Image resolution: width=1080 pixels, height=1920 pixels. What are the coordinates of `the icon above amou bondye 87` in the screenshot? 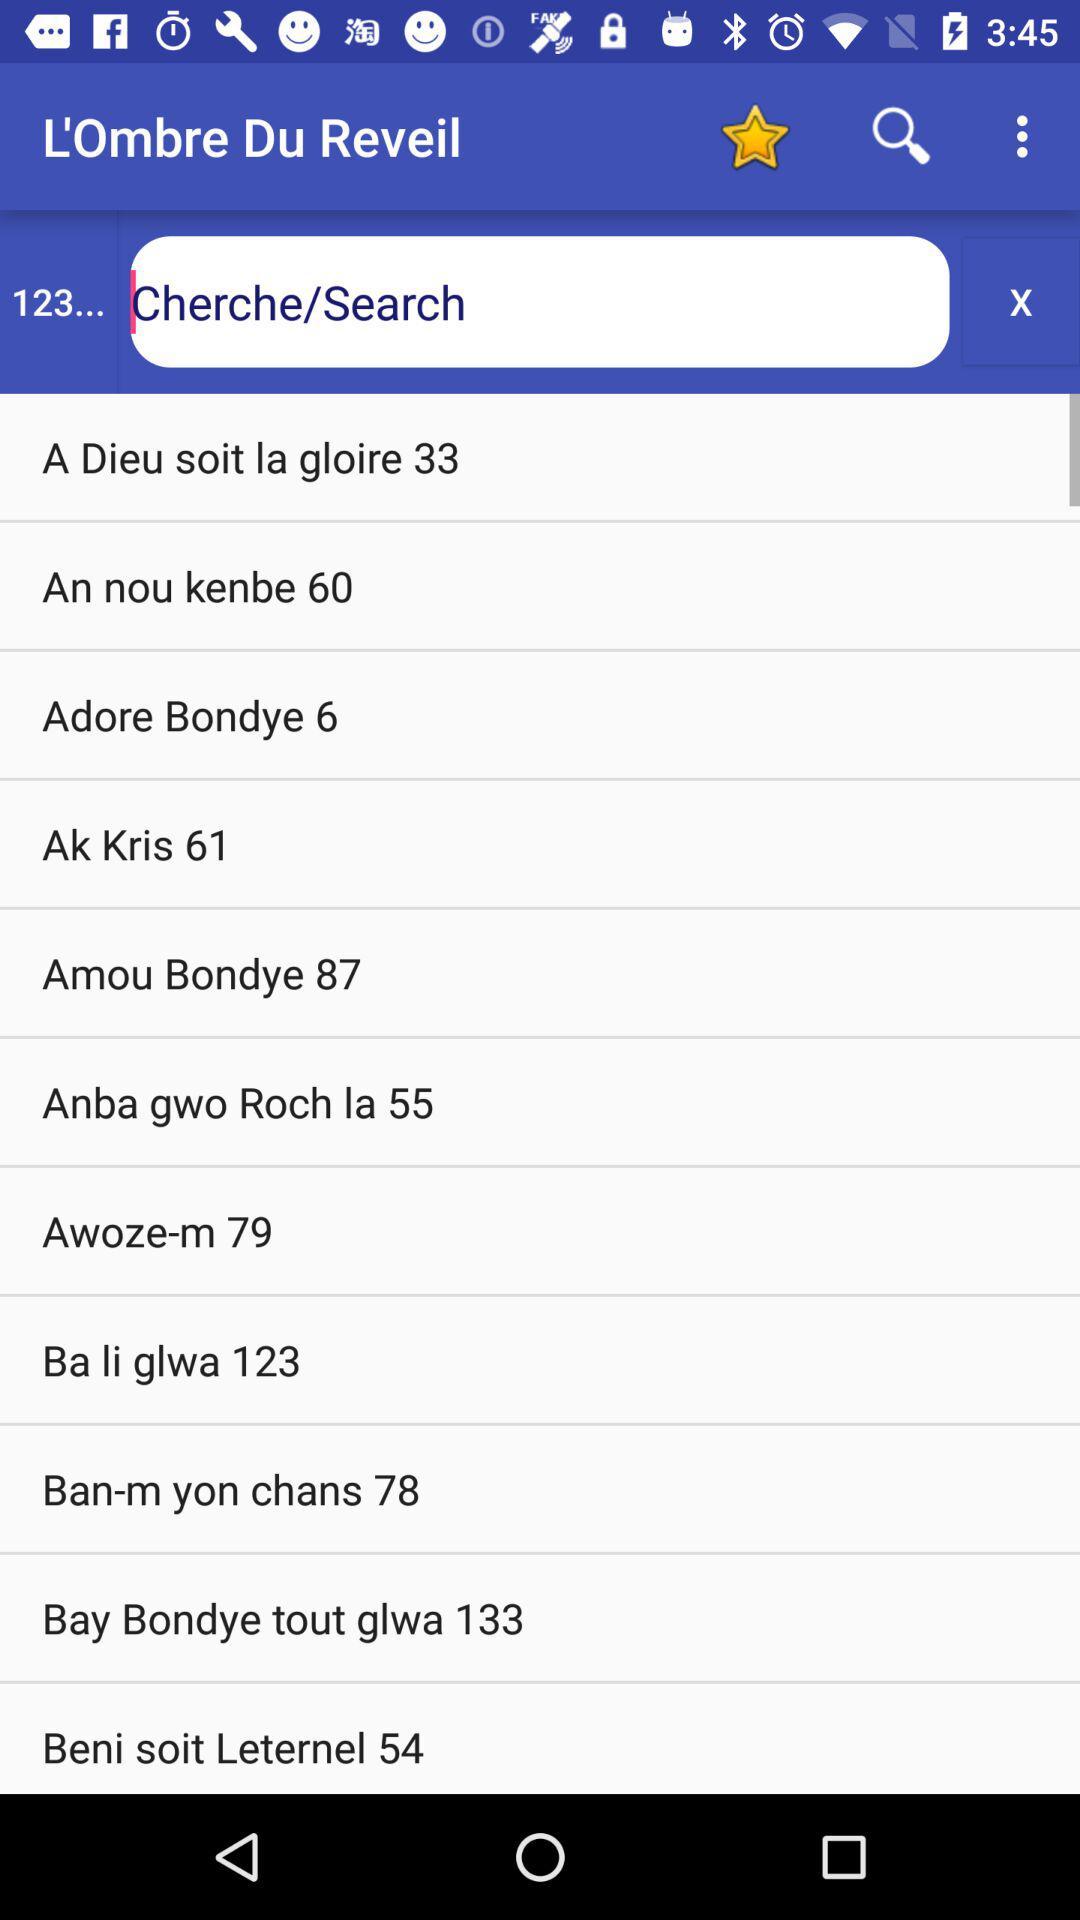 It's located at (540, 843).